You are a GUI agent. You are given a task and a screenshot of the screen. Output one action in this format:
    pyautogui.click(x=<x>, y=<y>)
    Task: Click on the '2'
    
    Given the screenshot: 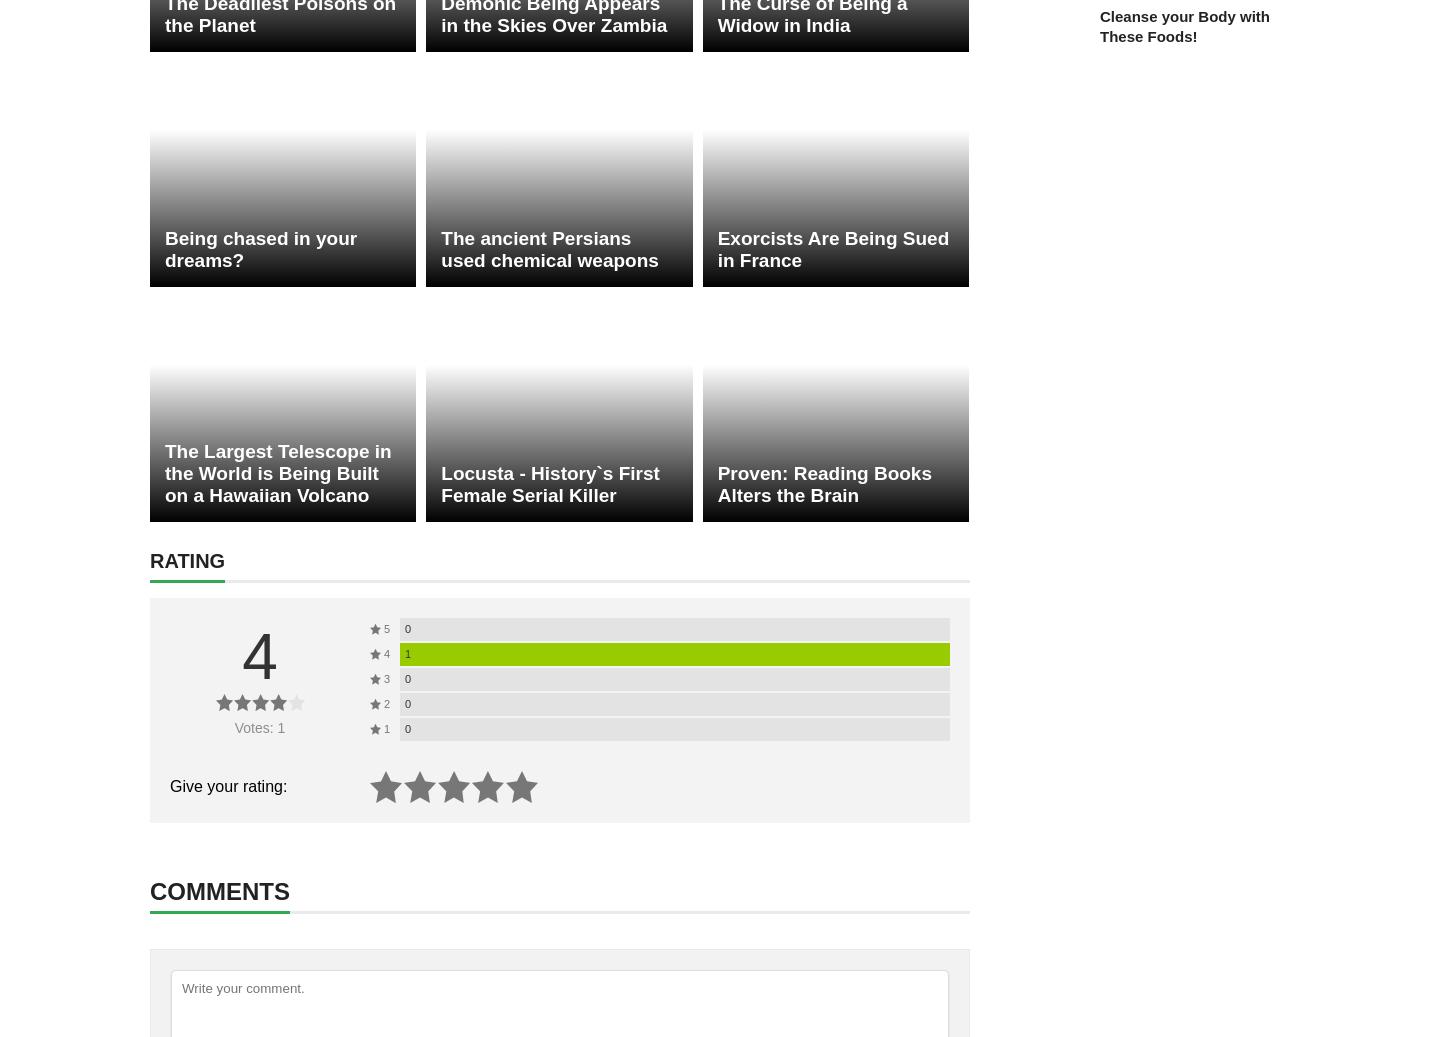 What is the action you would take?
    pyautogui.click(x=385, y=704)
    